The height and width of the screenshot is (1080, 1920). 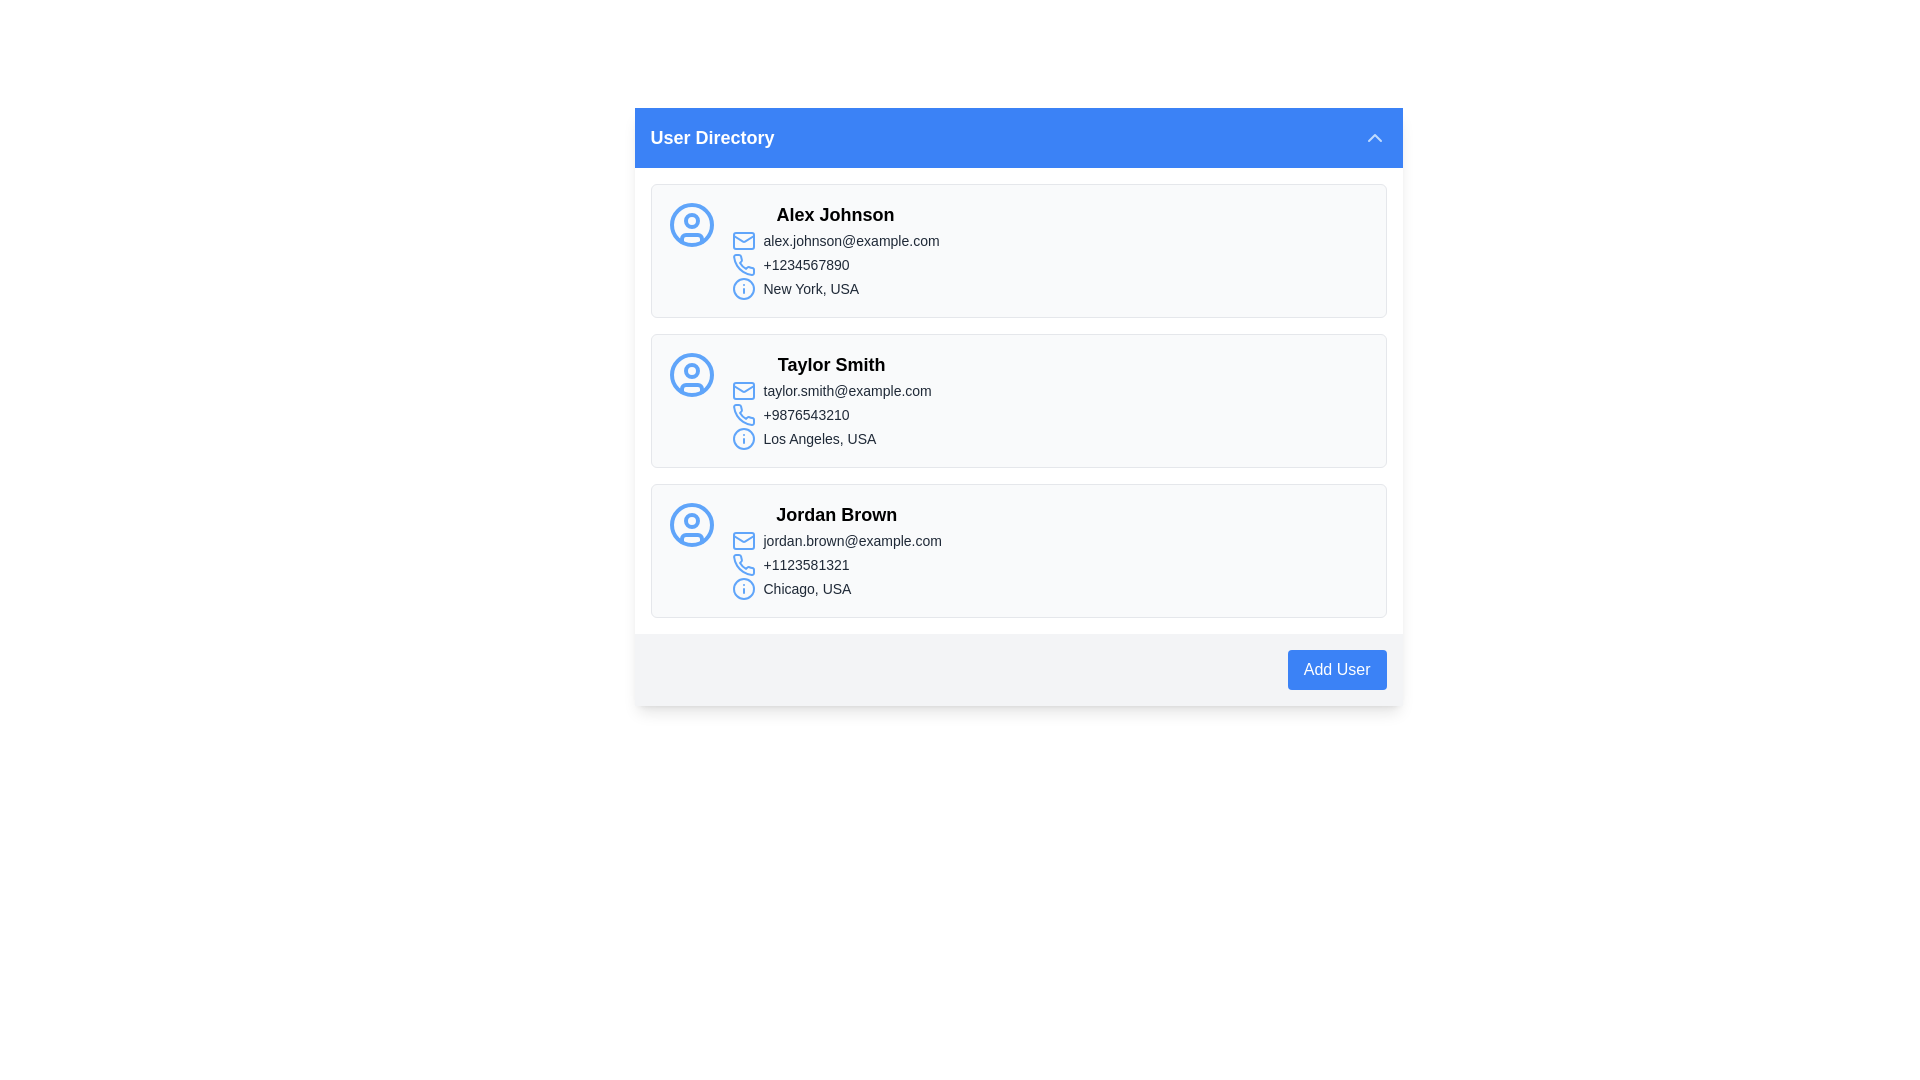 I want to click on the text label displaying the user's name in the third contact card of the directory, so click(x=836, y=514).